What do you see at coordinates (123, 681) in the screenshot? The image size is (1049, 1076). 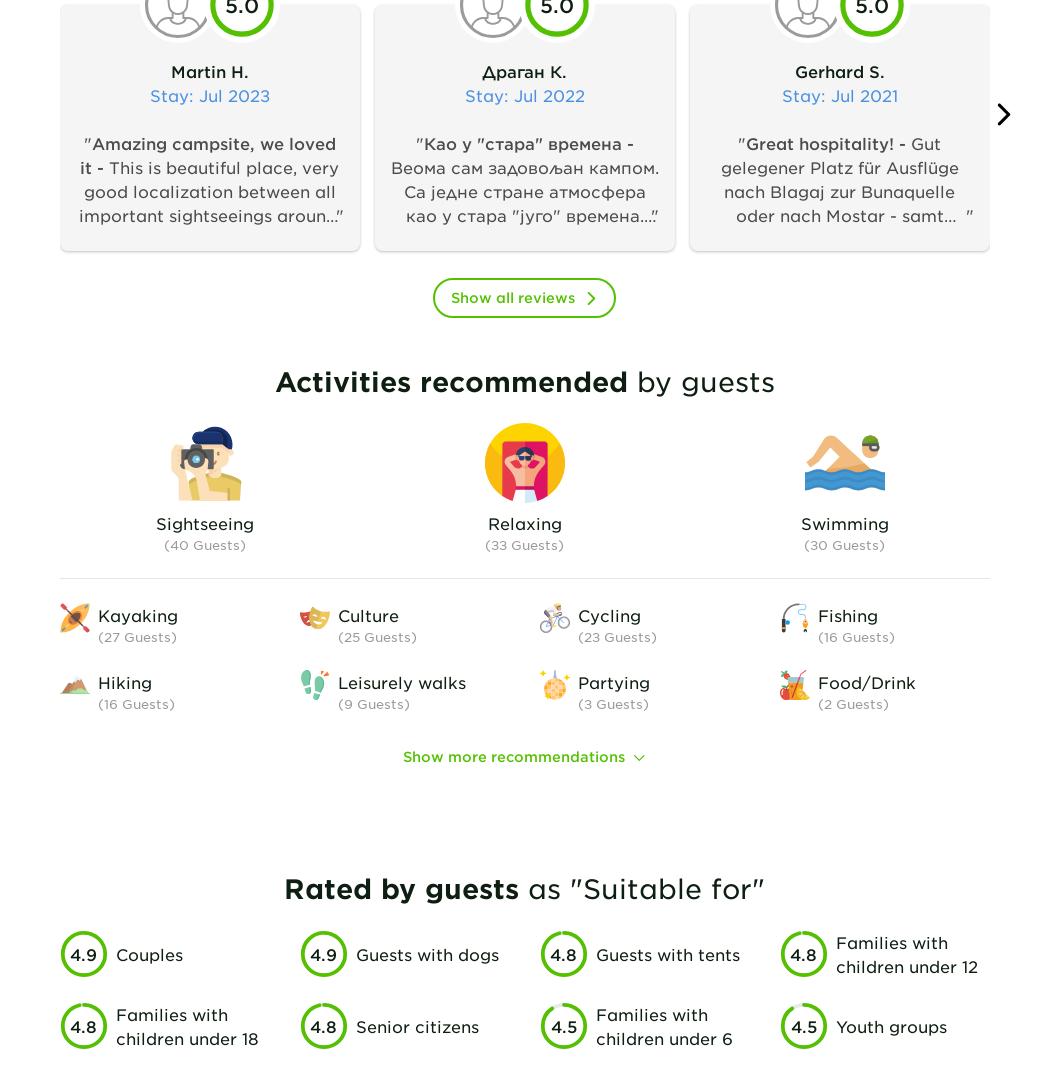 I see `'Hiking'` at bounding box center [123, 681].